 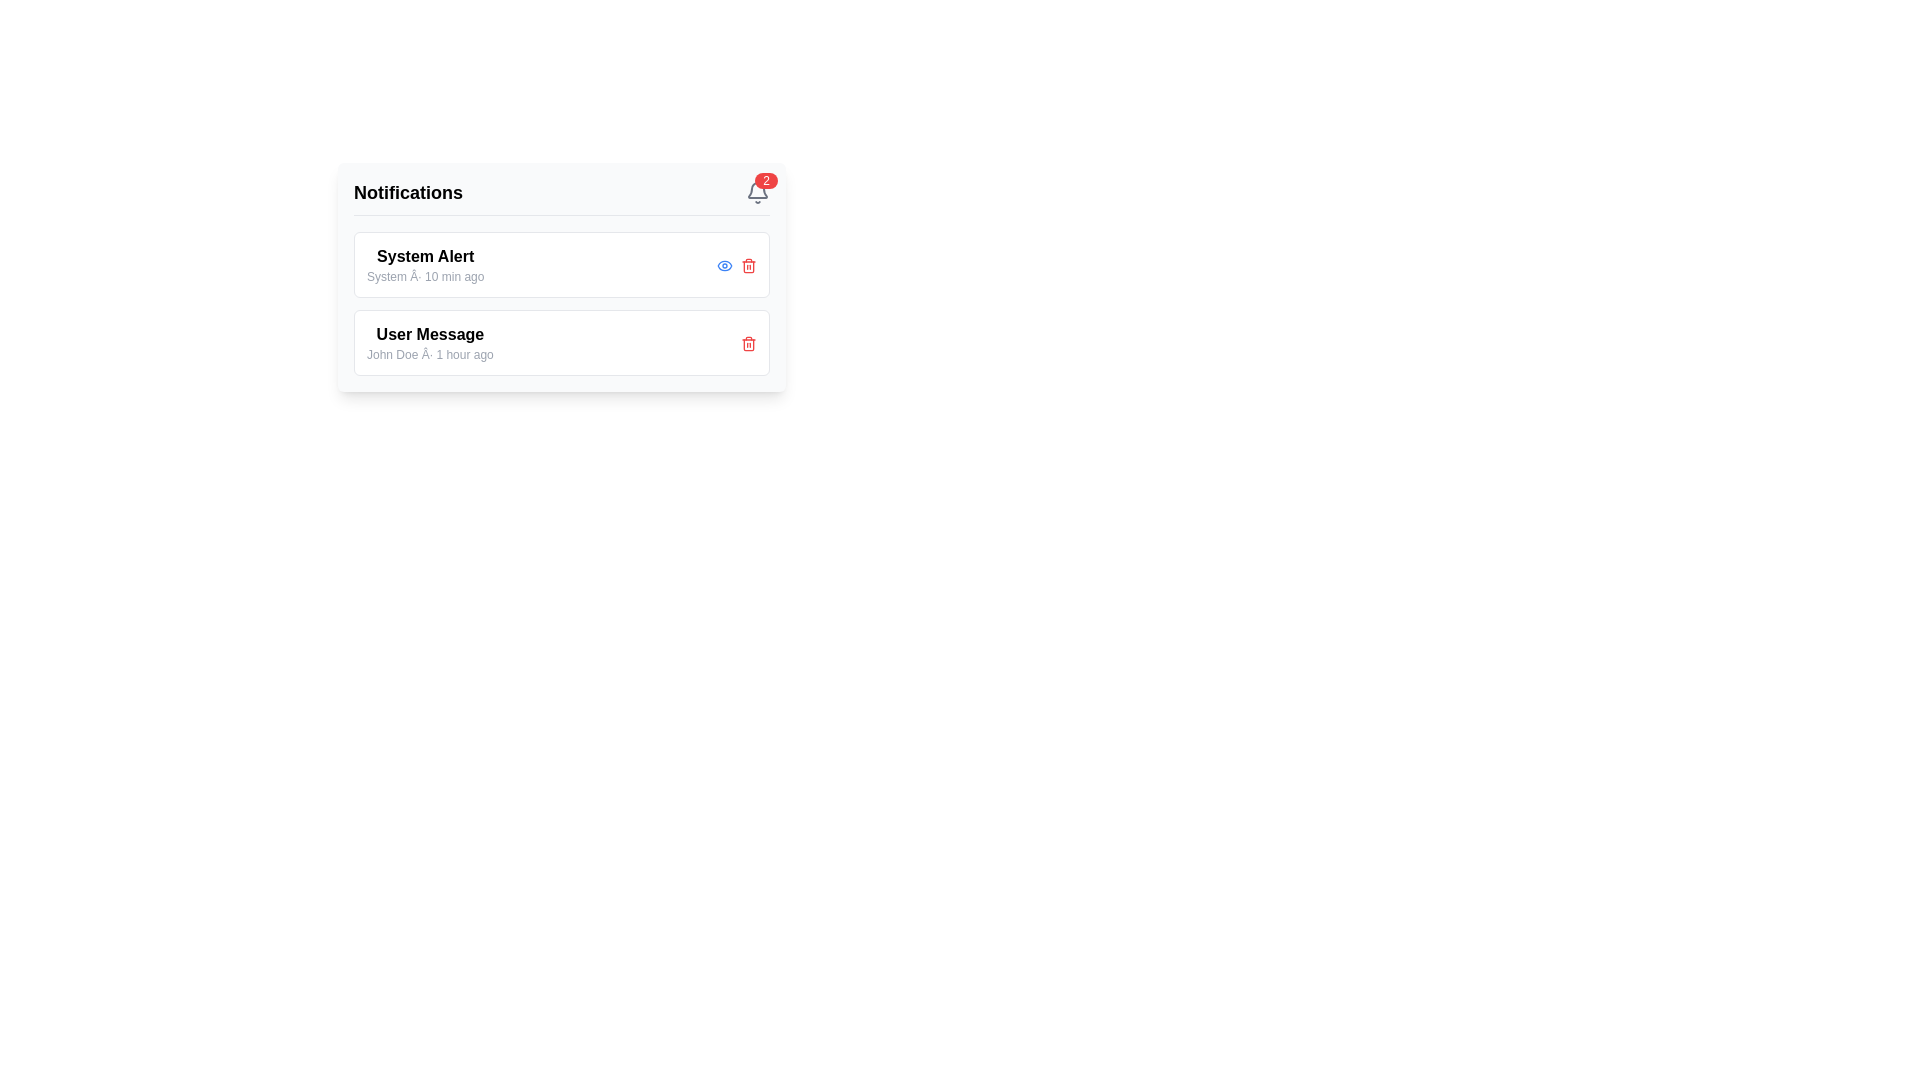 What do you see at coordinates (424, 264) in the screenshot?
I see `text from the 'System Alert' notification header located in the first notification card at the specified coordinates` at bounding box center [424, 264].